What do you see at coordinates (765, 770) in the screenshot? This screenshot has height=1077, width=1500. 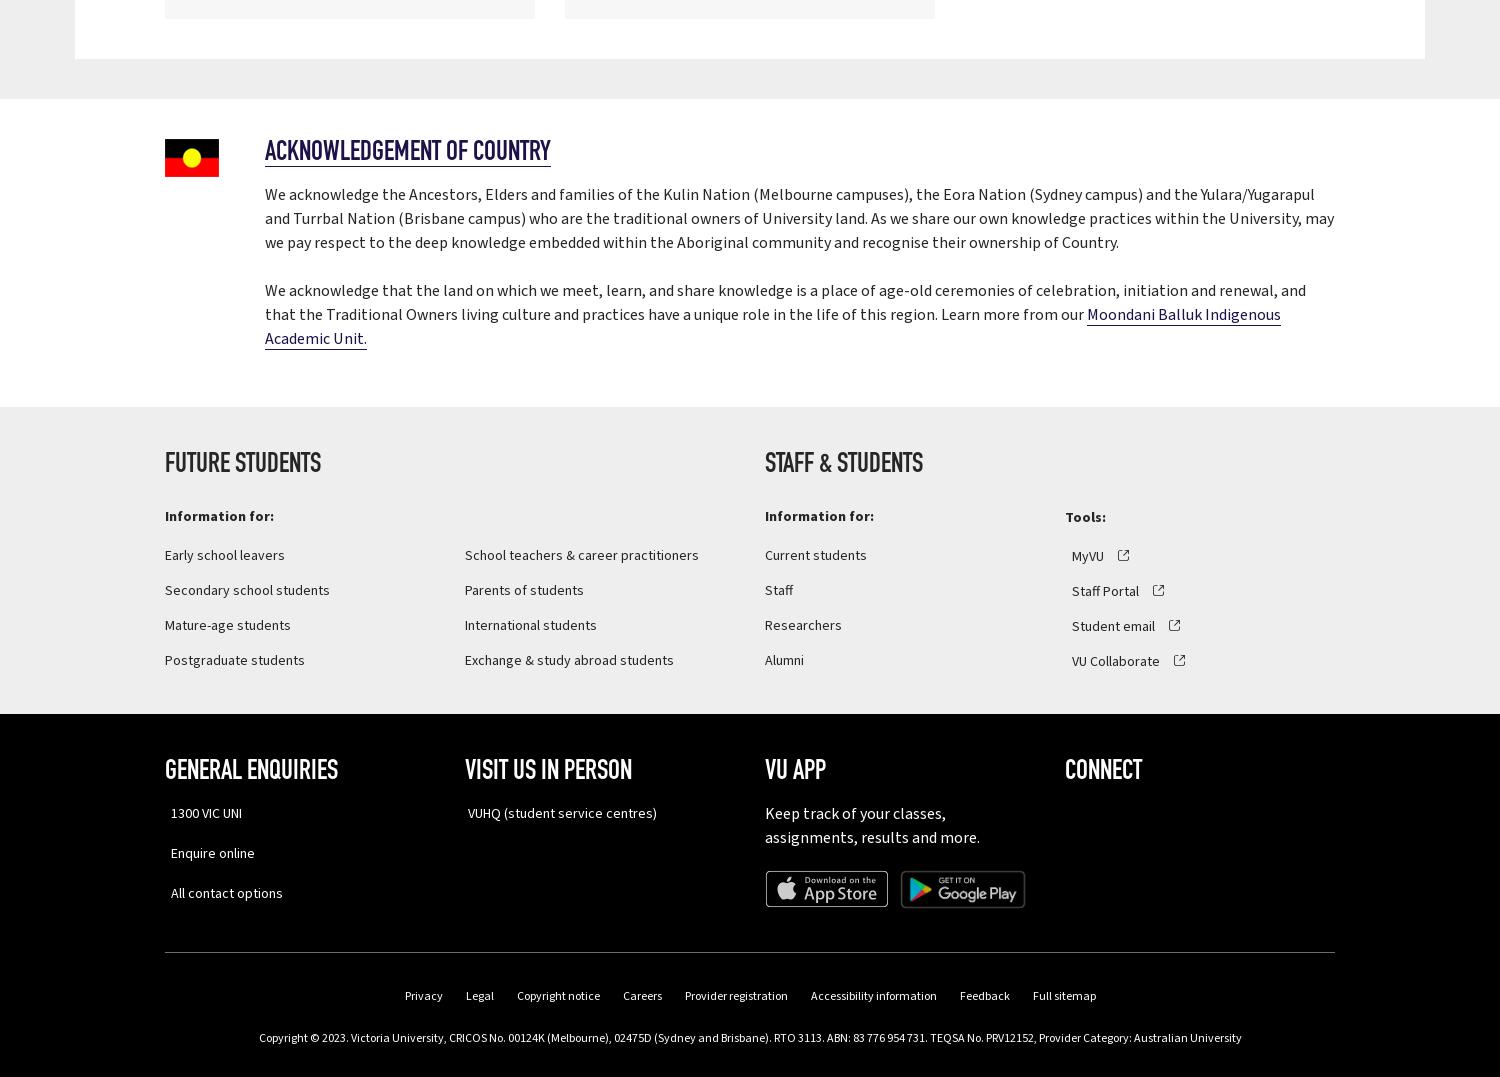 I see `'VU APP'` at bounding box center [765, 770].